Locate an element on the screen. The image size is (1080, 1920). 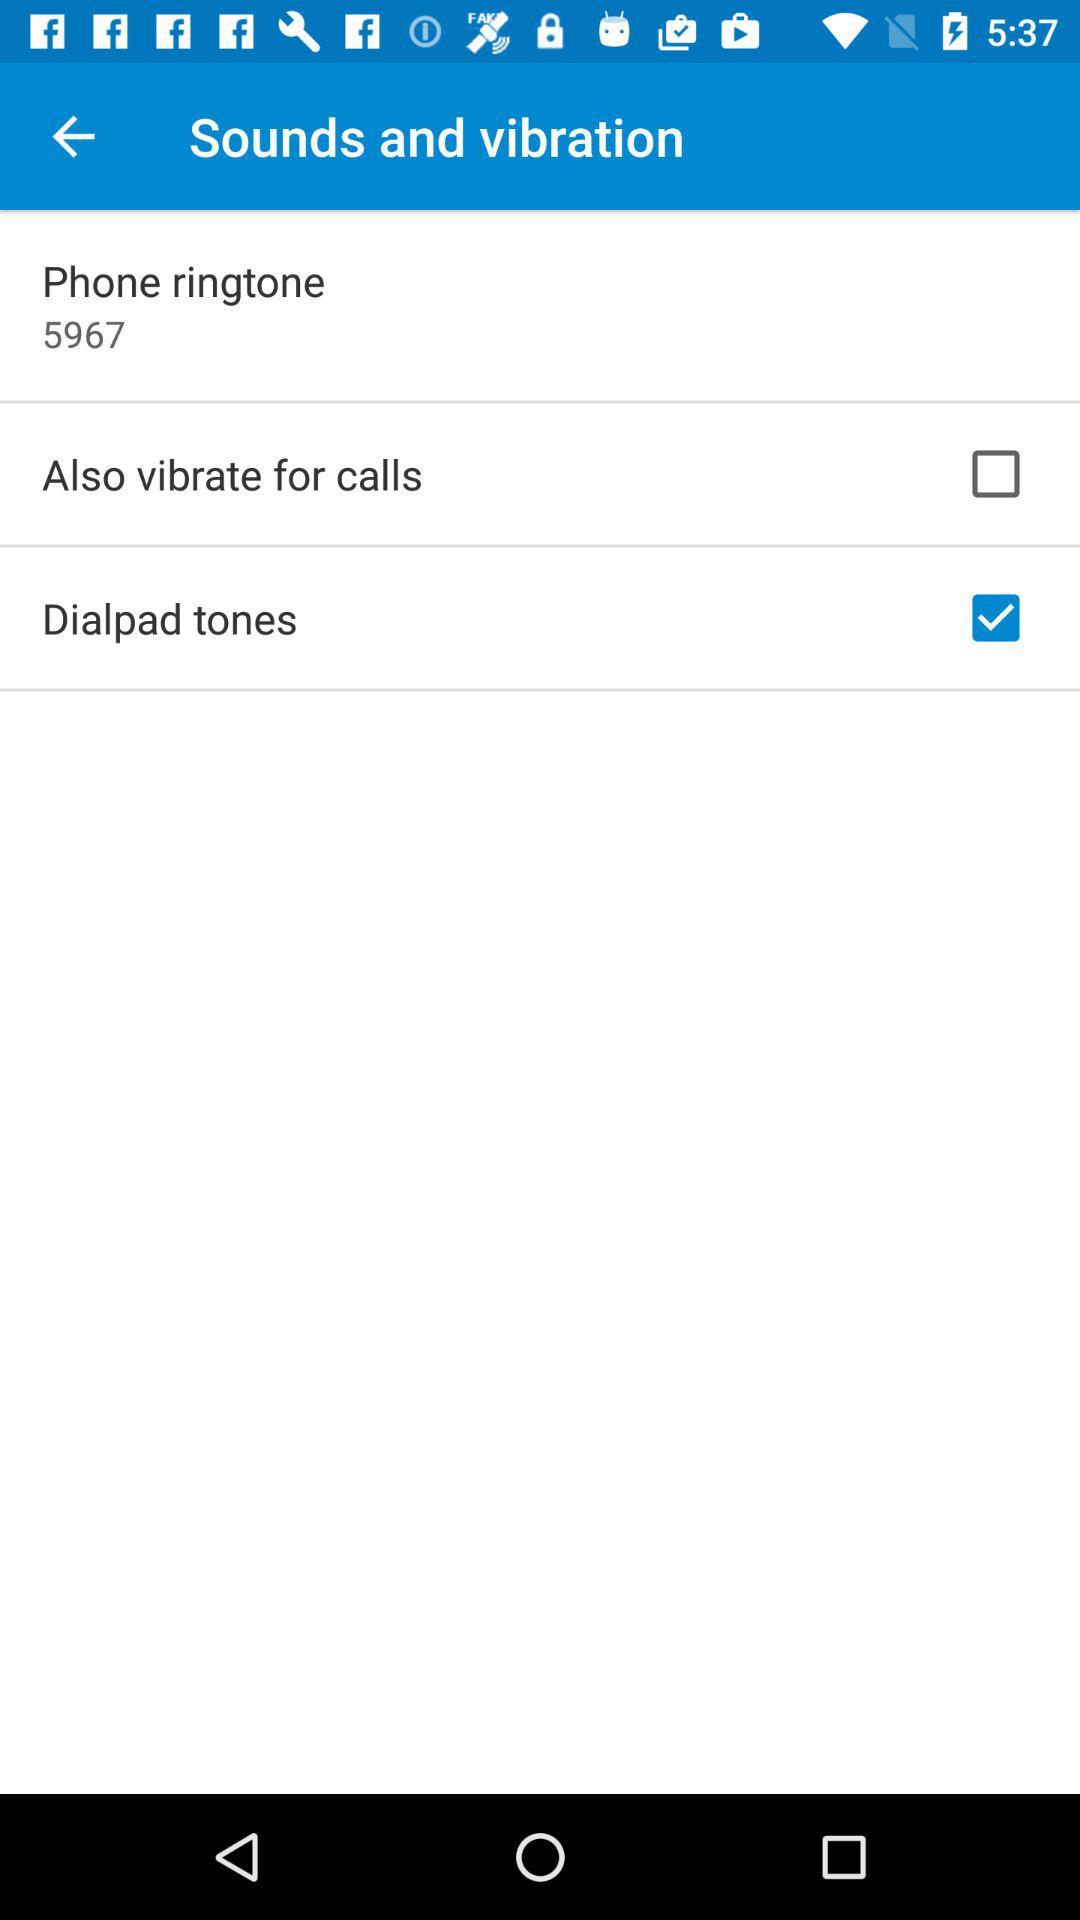
the icon below the phone ringtone is located at coordinates (83, 333).